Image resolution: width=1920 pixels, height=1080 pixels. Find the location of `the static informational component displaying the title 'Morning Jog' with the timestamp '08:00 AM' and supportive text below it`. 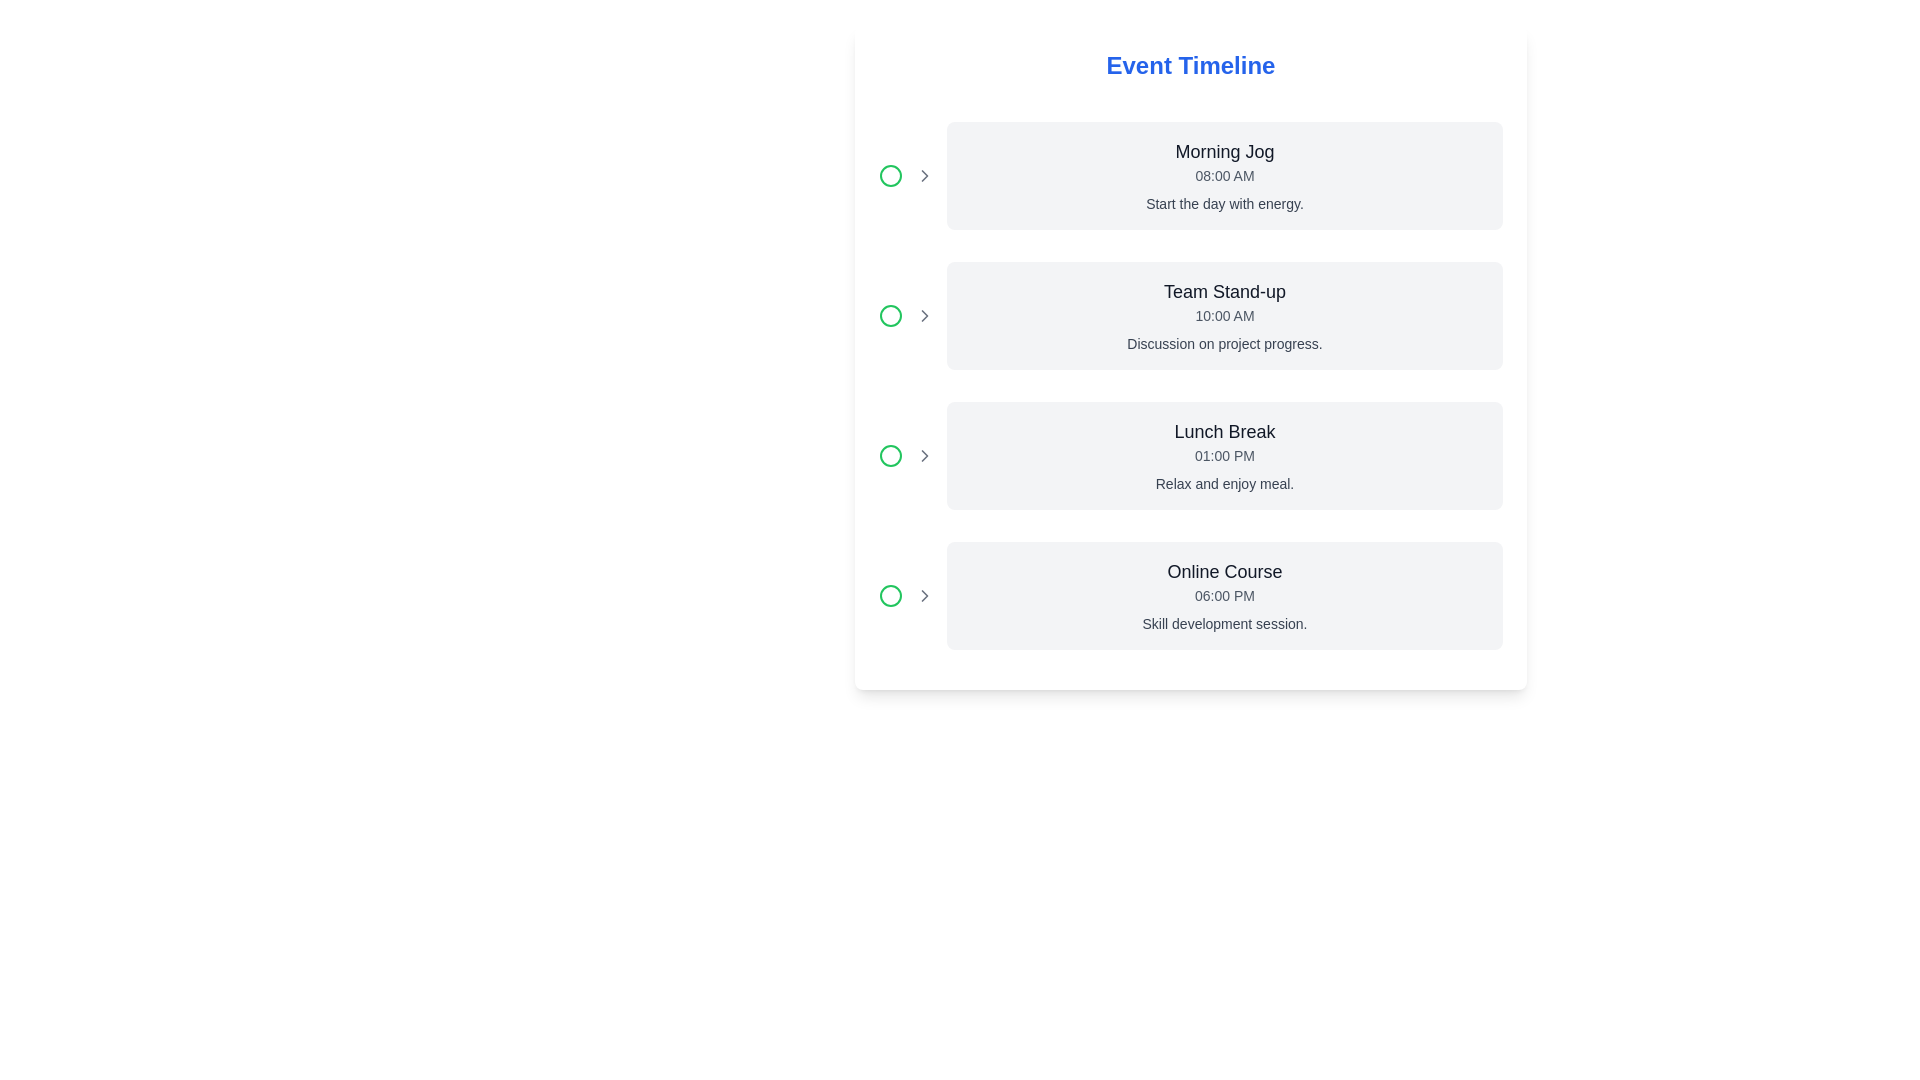

the static informational component displaying the title 'Morning Jog' with the timestamp '08:00 AM' and supportive text below it is located at coordinates (1190, 175).